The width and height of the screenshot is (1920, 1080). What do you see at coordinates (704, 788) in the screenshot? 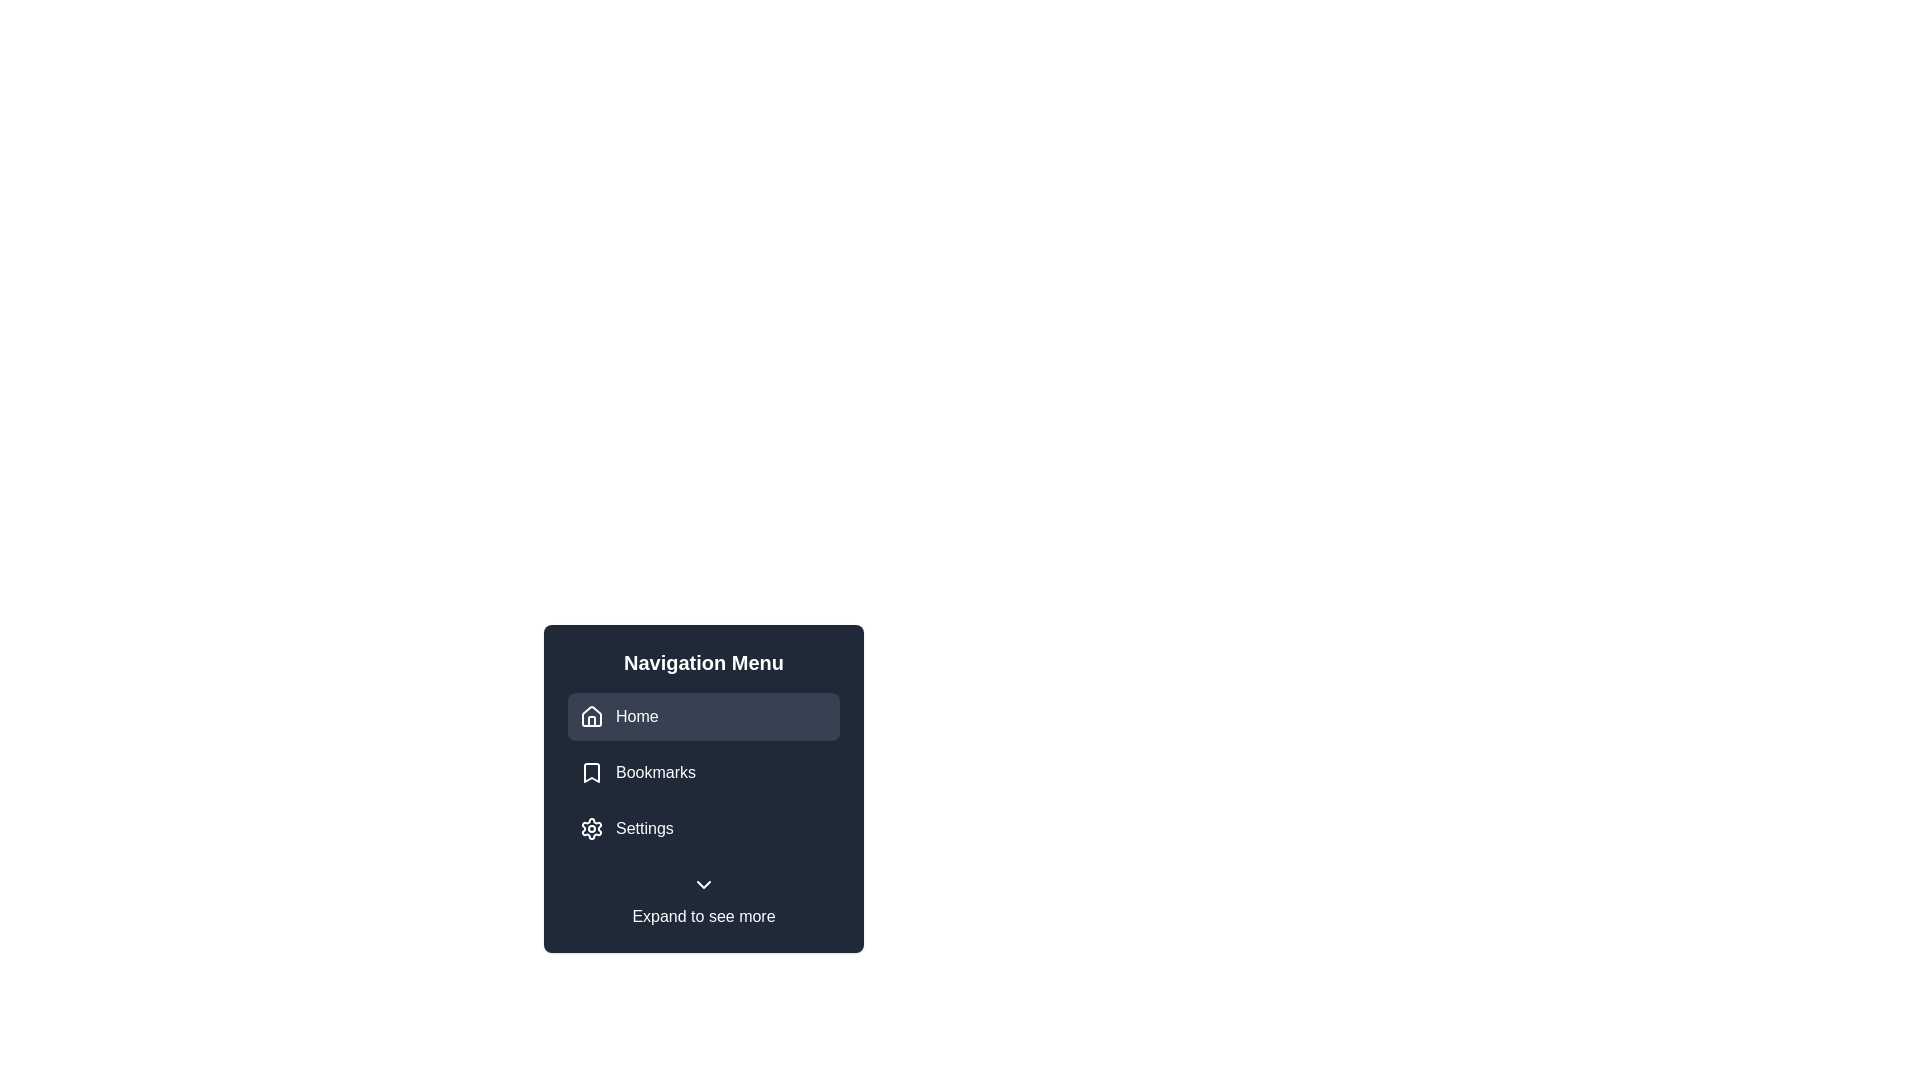
I see `the Navigation Menu that provides access to 'Home', 'Bookmarks', 'Settings', and an option to 'Expand` at bounding box center [704, 788].